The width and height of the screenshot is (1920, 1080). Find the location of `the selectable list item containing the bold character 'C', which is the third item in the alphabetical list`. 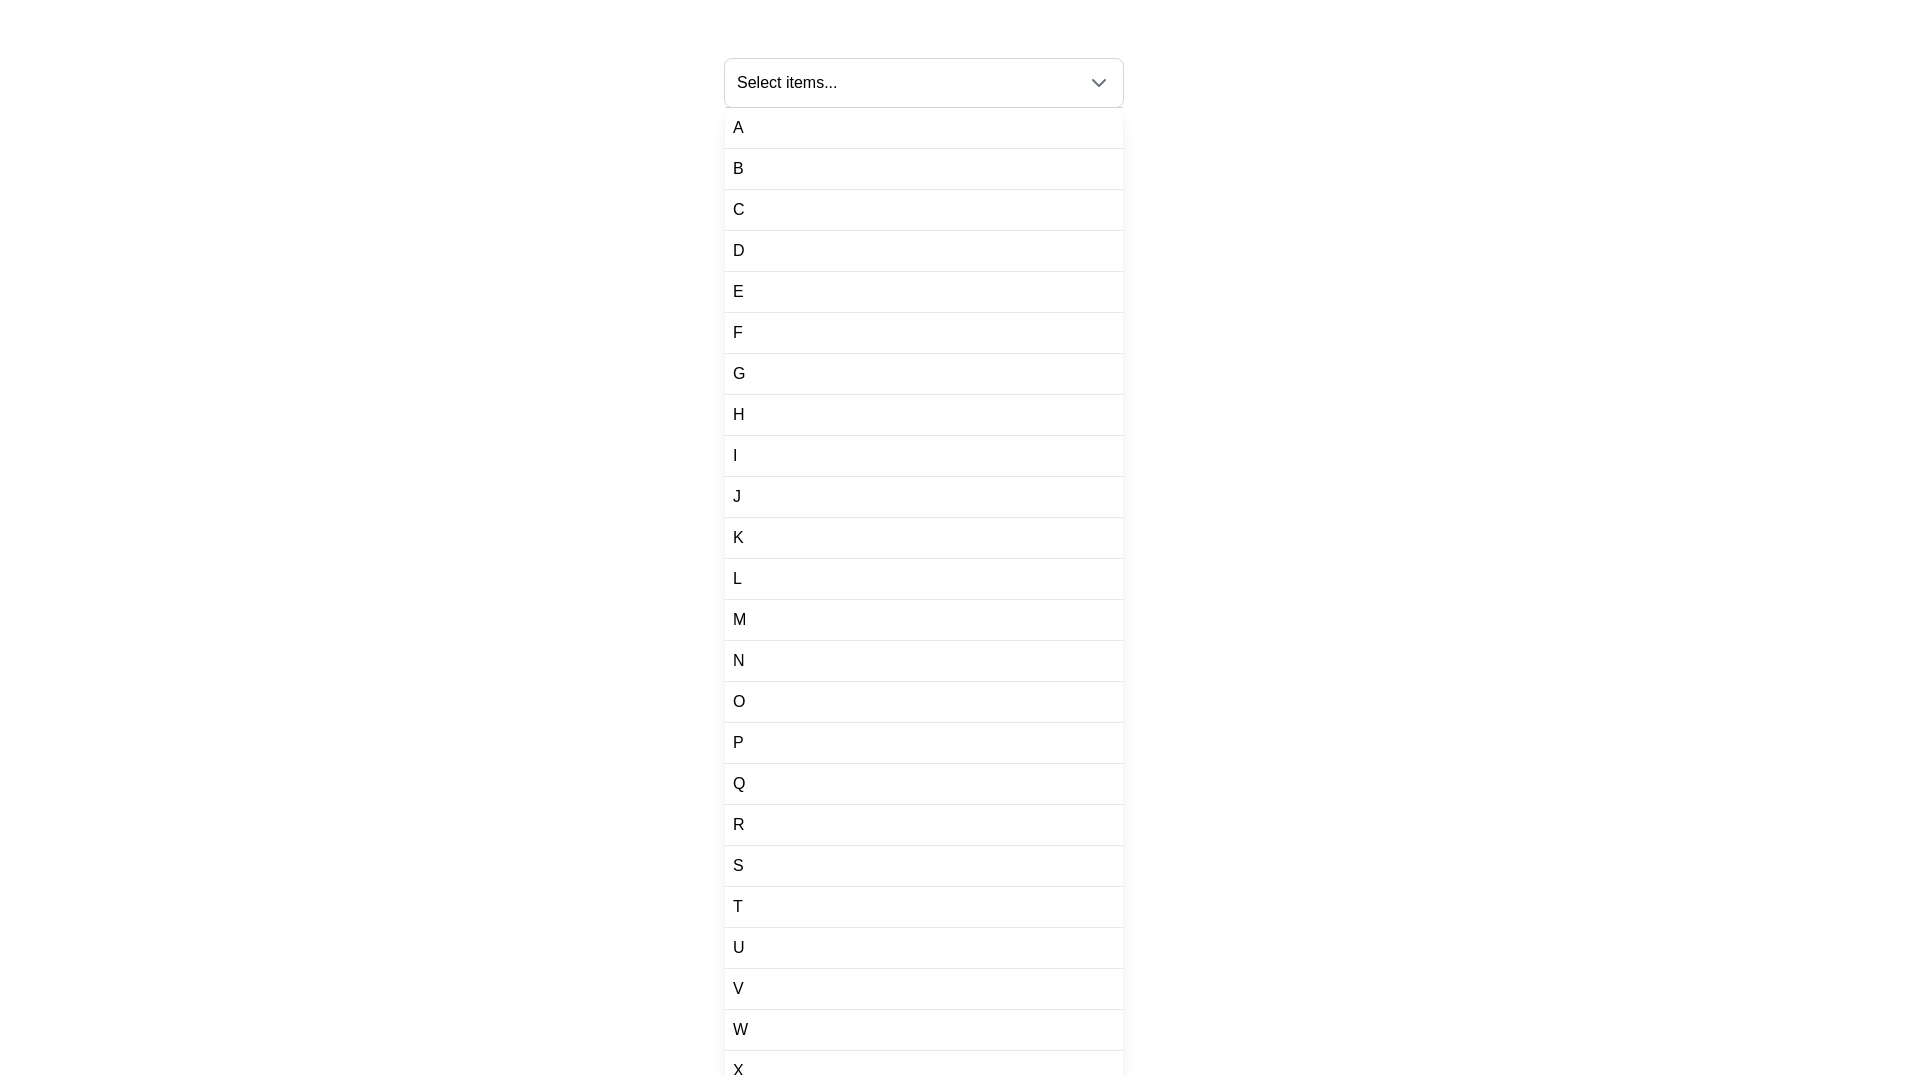

the selectable list item containing the bold character 'C', which is the third item in the alphabetical list is located at coordinates (923, 210).